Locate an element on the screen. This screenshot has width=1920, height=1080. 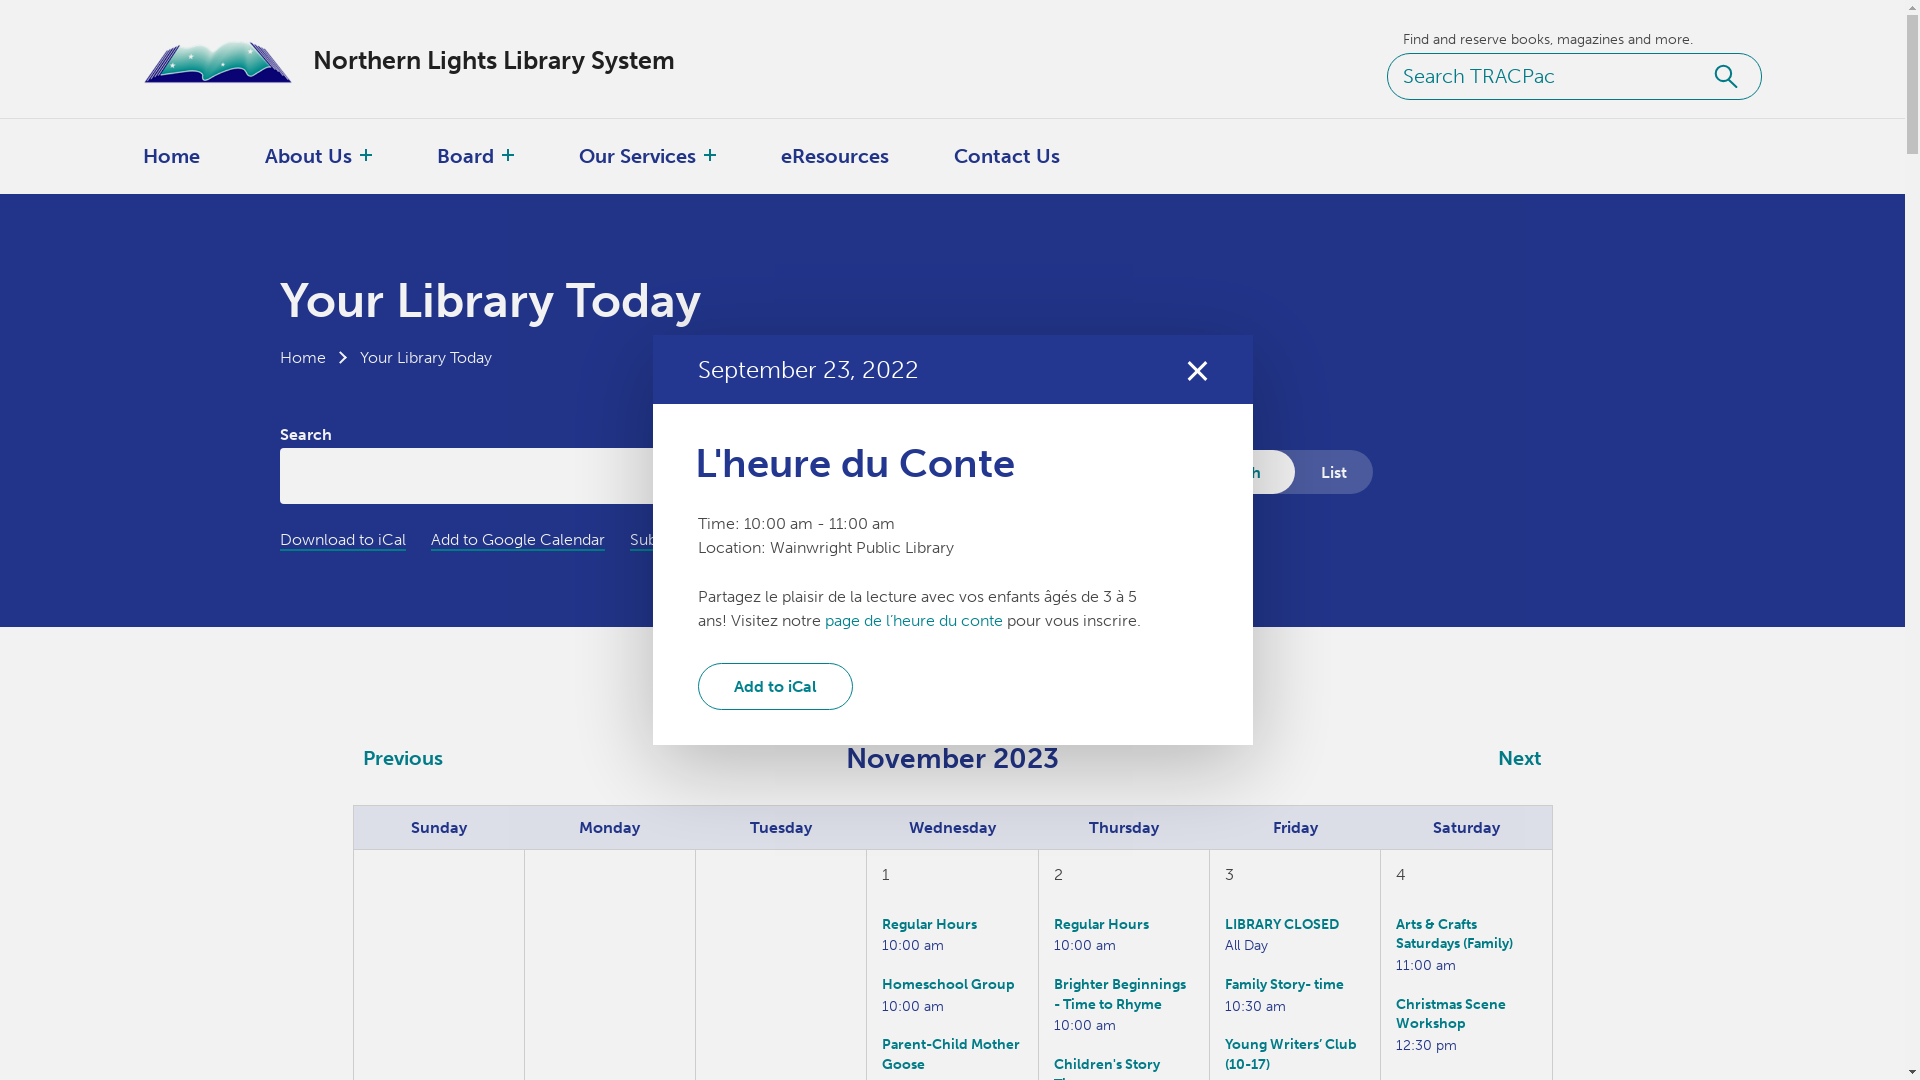
'Close' is located at coordinates (1184, 369).